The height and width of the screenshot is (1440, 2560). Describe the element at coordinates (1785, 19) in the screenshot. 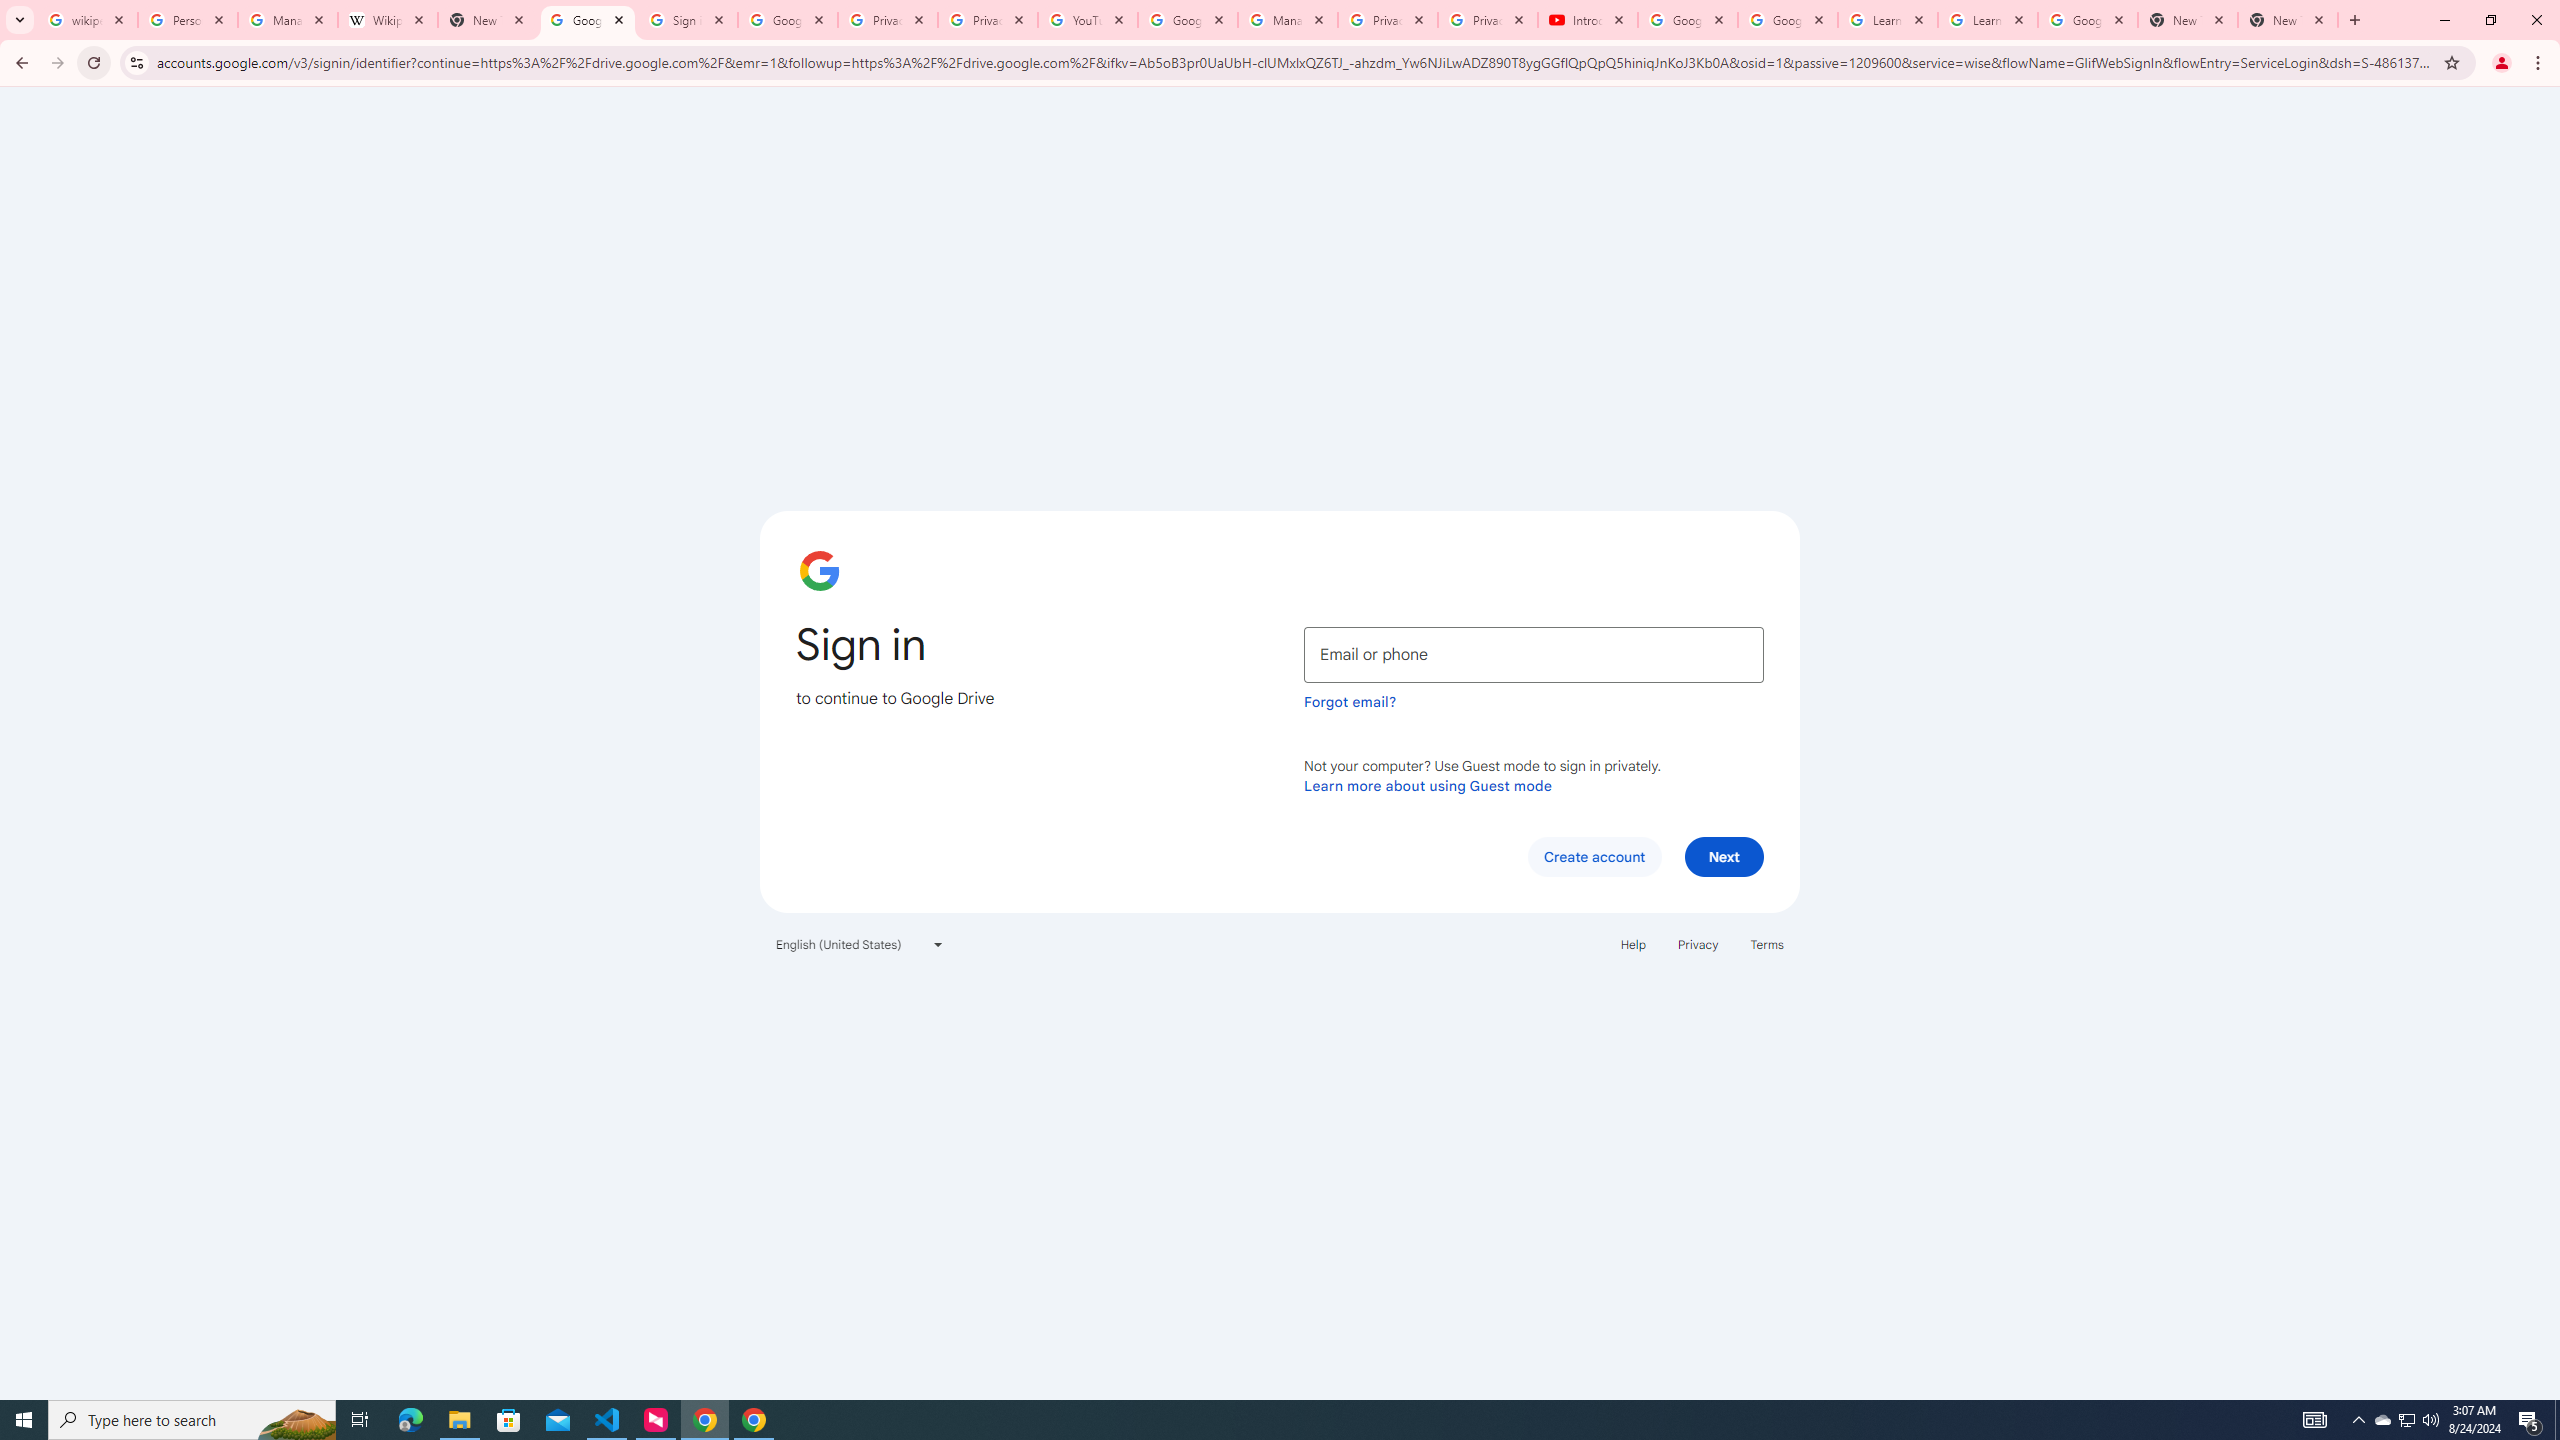

I see `'Google Account Help'` at that location.